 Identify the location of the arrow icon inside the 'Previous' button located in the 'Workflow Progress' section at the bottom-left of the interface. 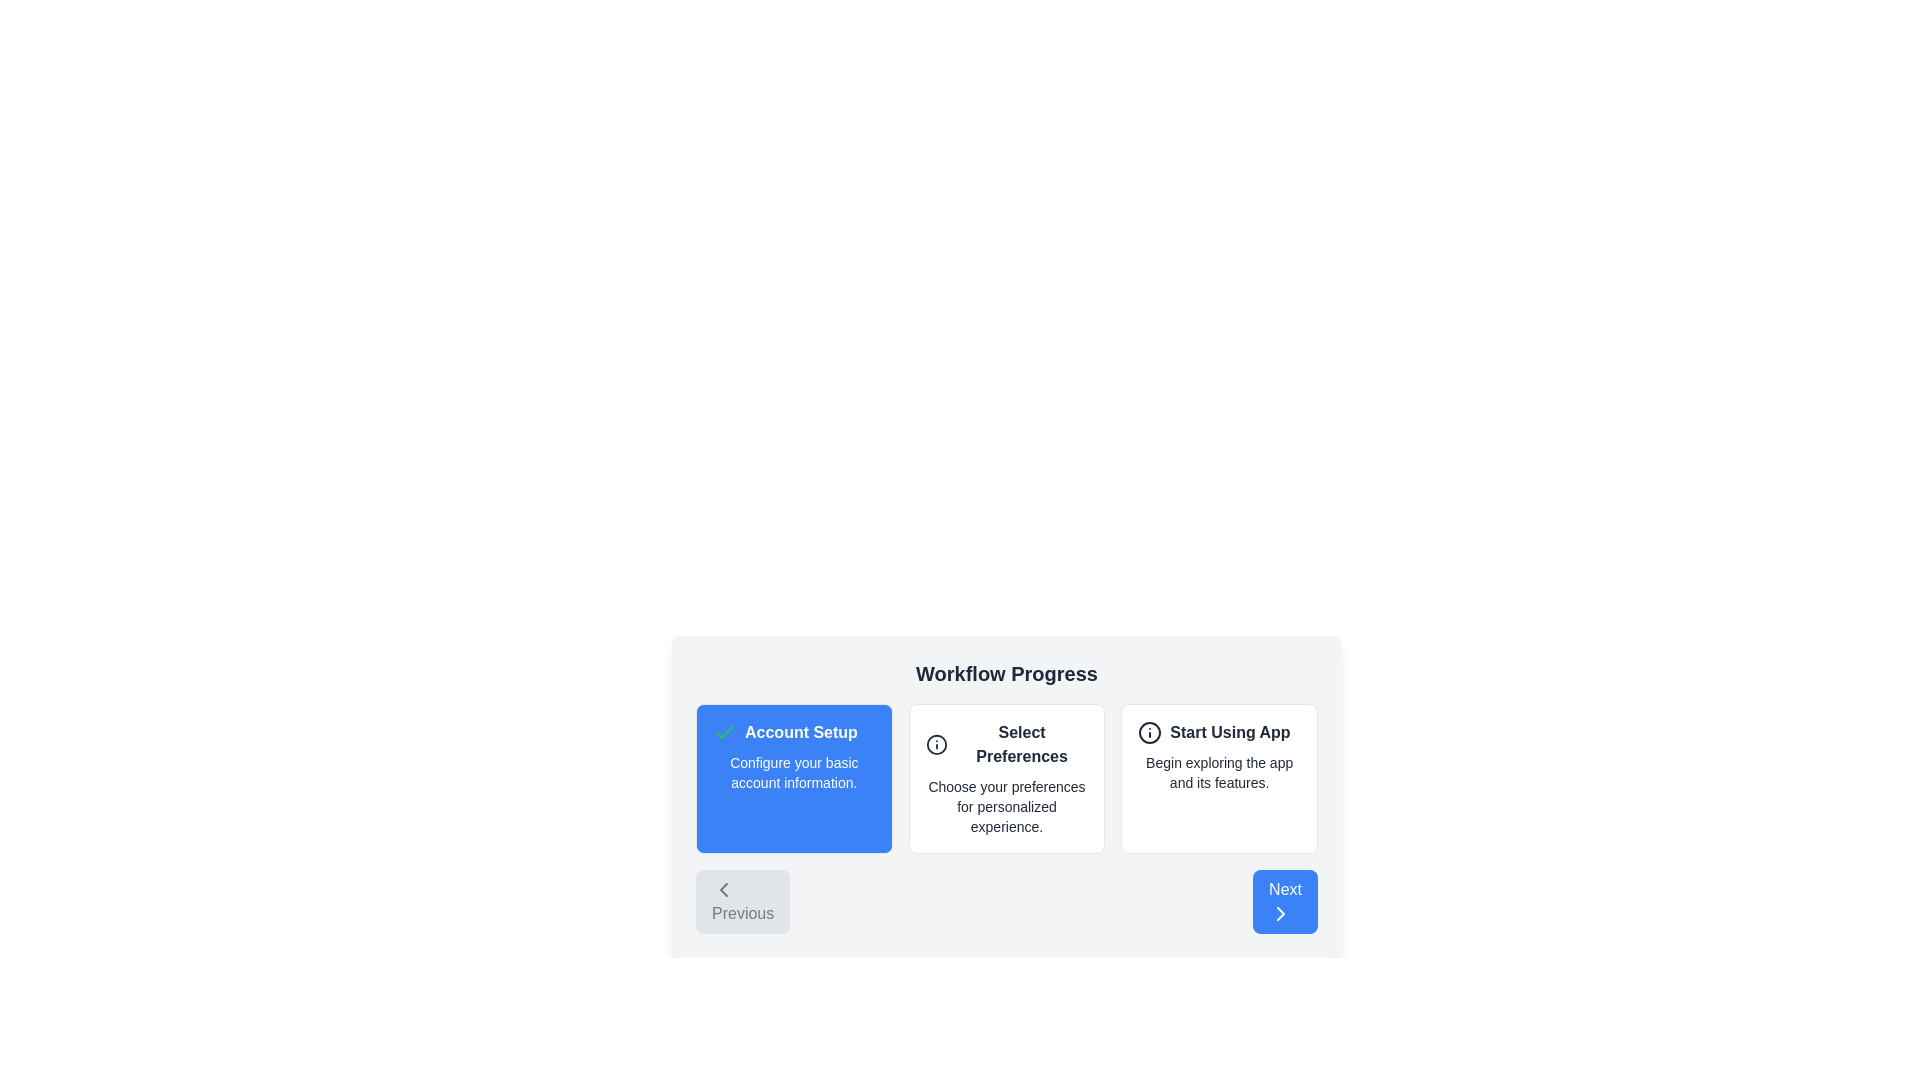
(723, 889).